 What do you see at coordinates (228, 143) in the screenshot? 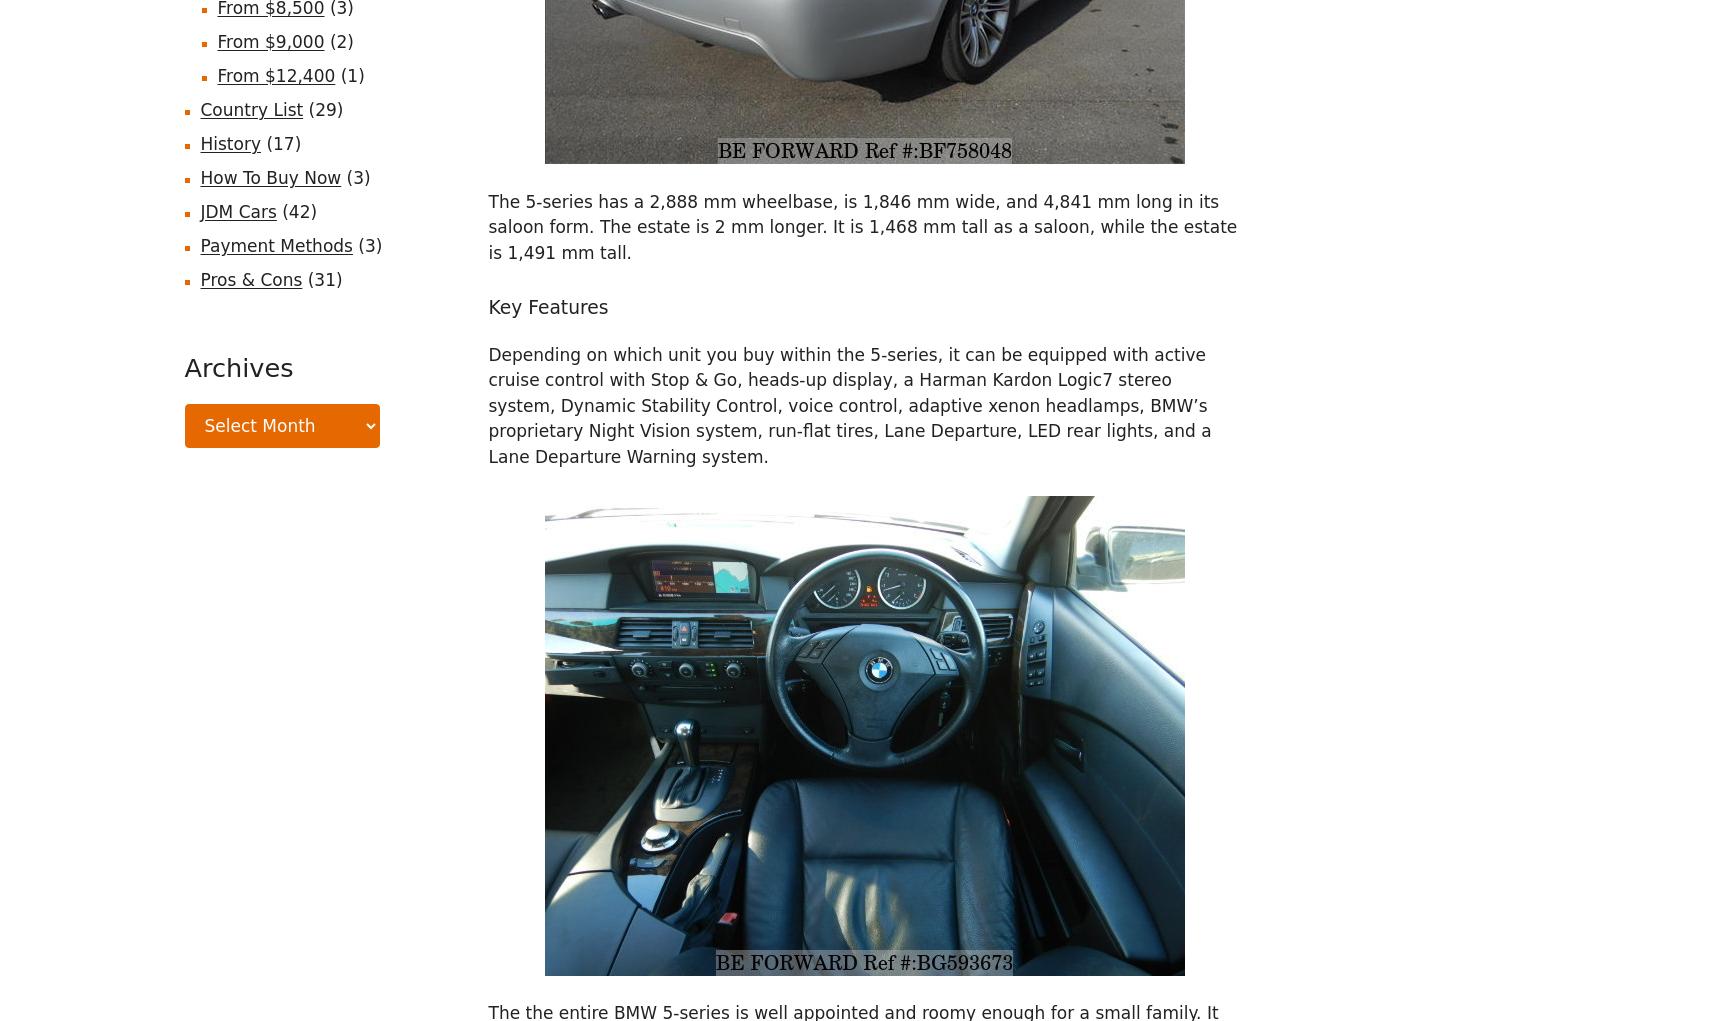
I see `'History'` at bounding box center [228, 143].